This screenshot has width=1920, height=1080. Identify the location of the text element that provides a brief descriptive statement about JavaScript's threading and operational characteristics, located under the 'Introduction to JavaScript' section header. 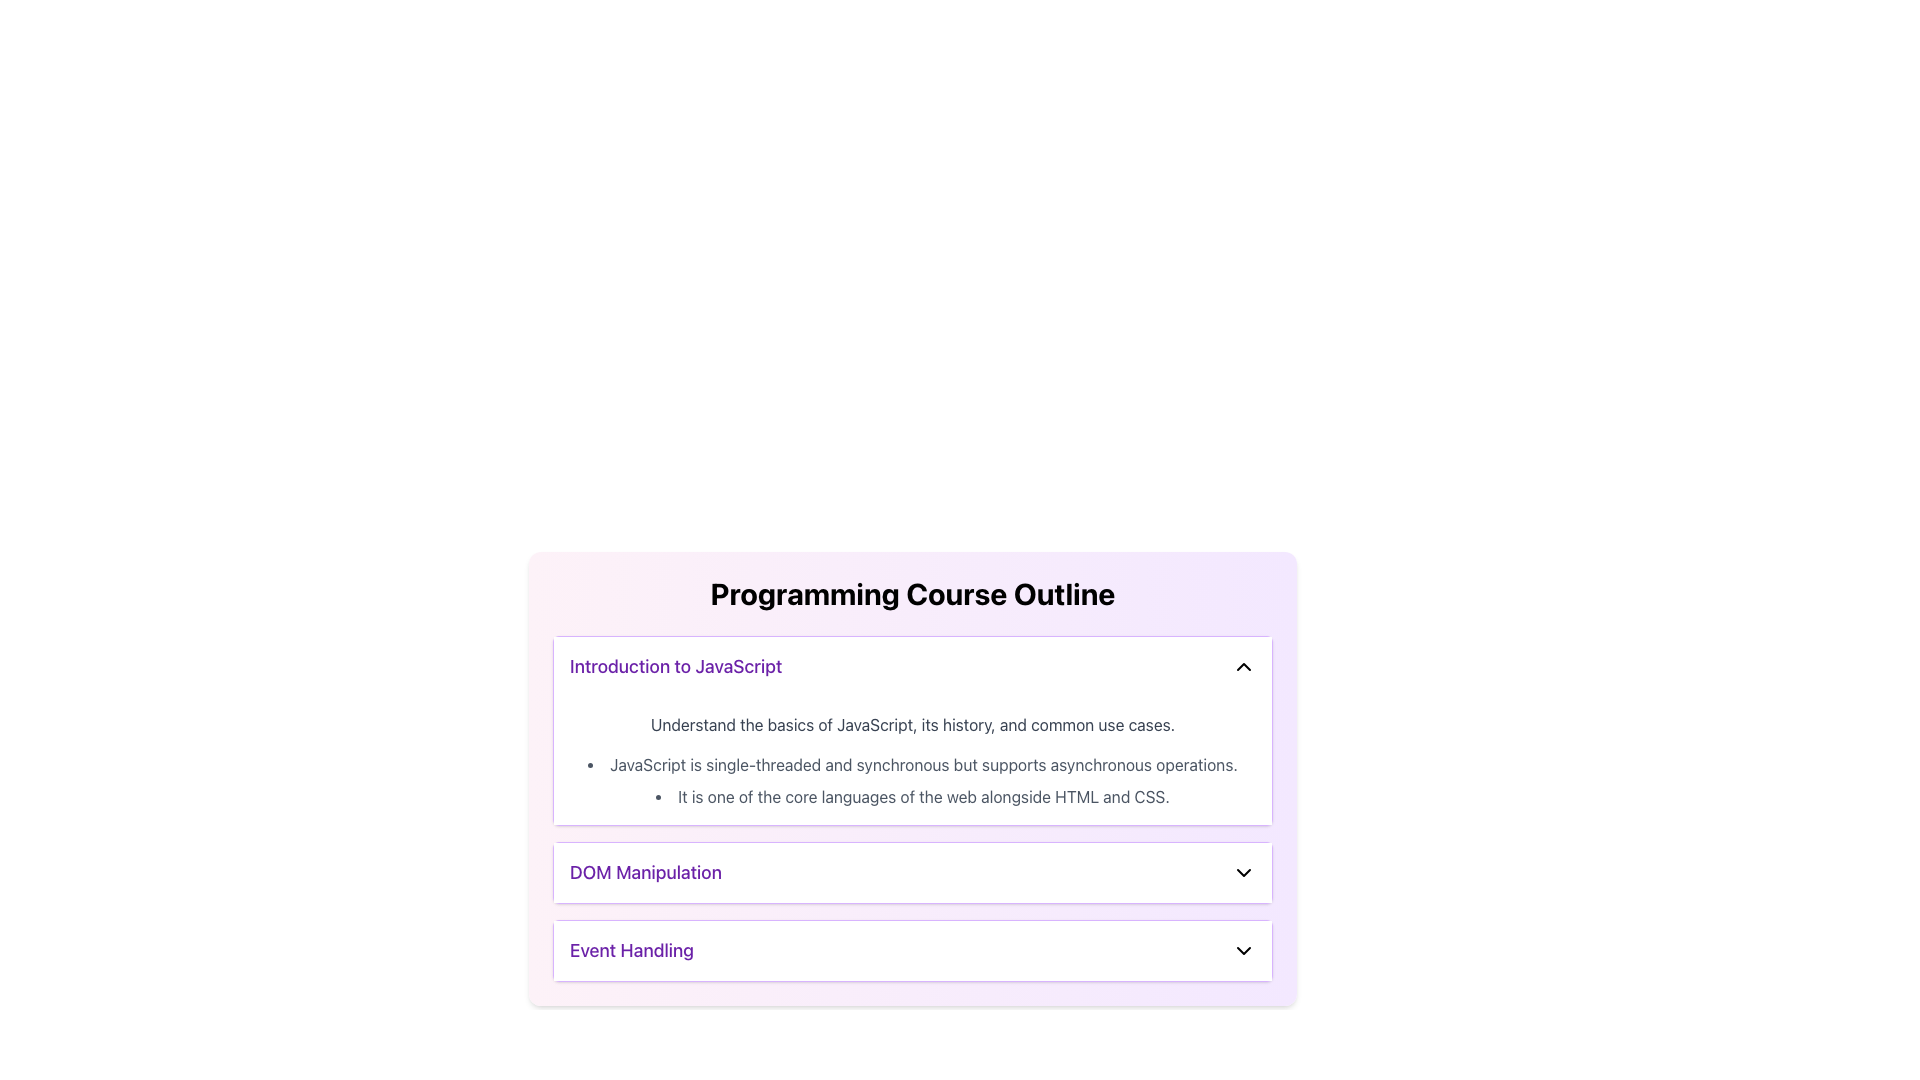
(911, 764).